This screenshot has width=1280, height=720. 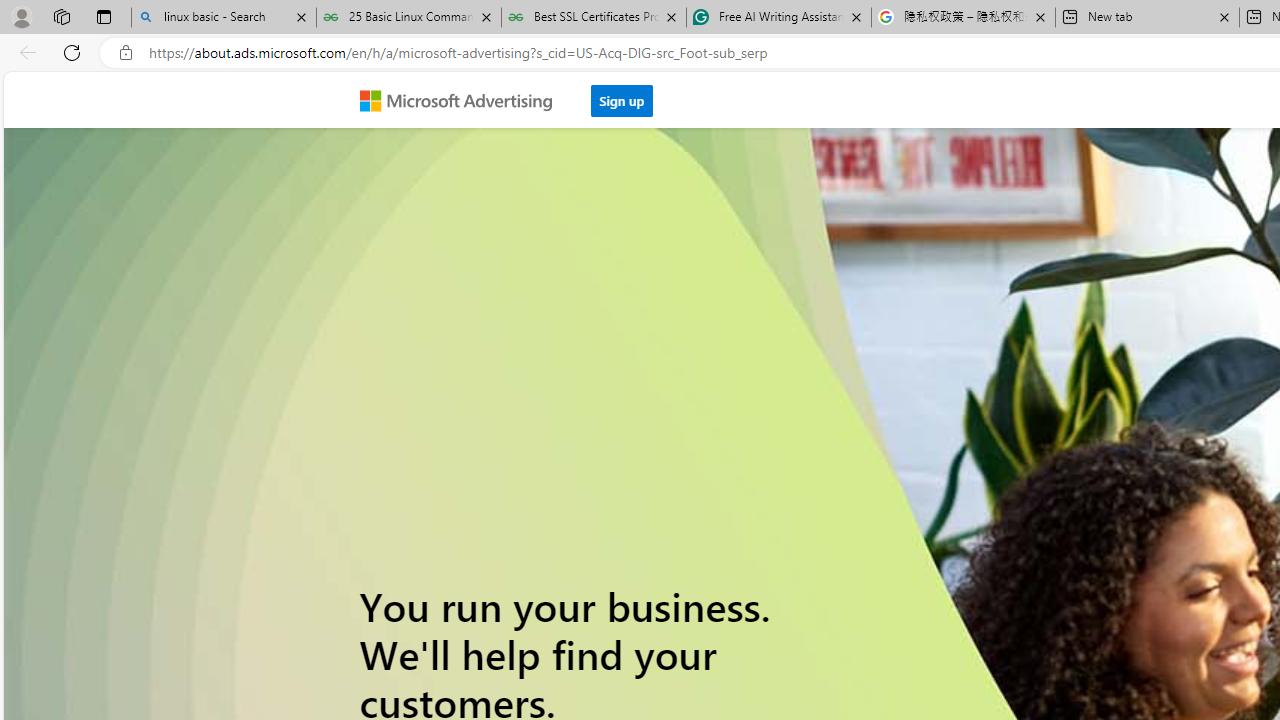 I want to click on 'linux basic - Search', so click(x=224, y=17).